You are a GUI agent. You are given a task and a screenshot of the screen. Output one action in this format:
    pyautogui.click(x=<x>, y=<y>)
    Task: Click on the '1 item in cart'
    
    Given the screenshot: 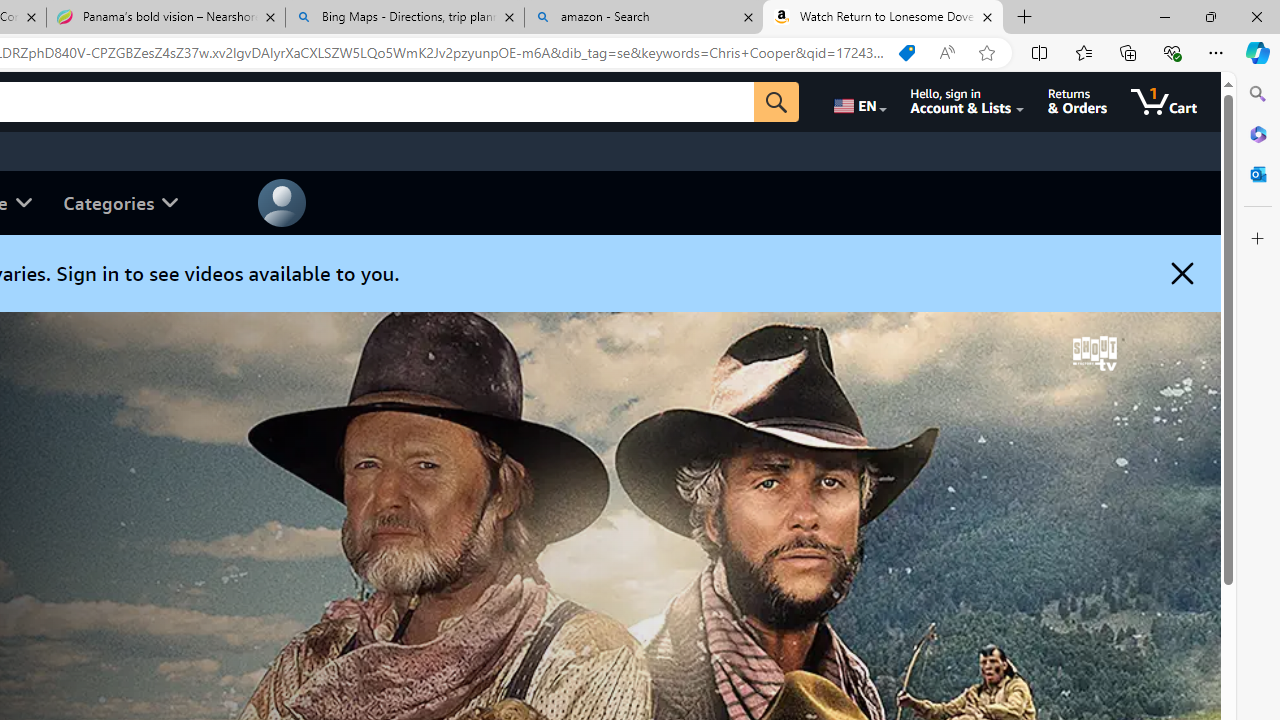 What is the action you would take?
    pyautogui.click(x=1164, y=101)
    